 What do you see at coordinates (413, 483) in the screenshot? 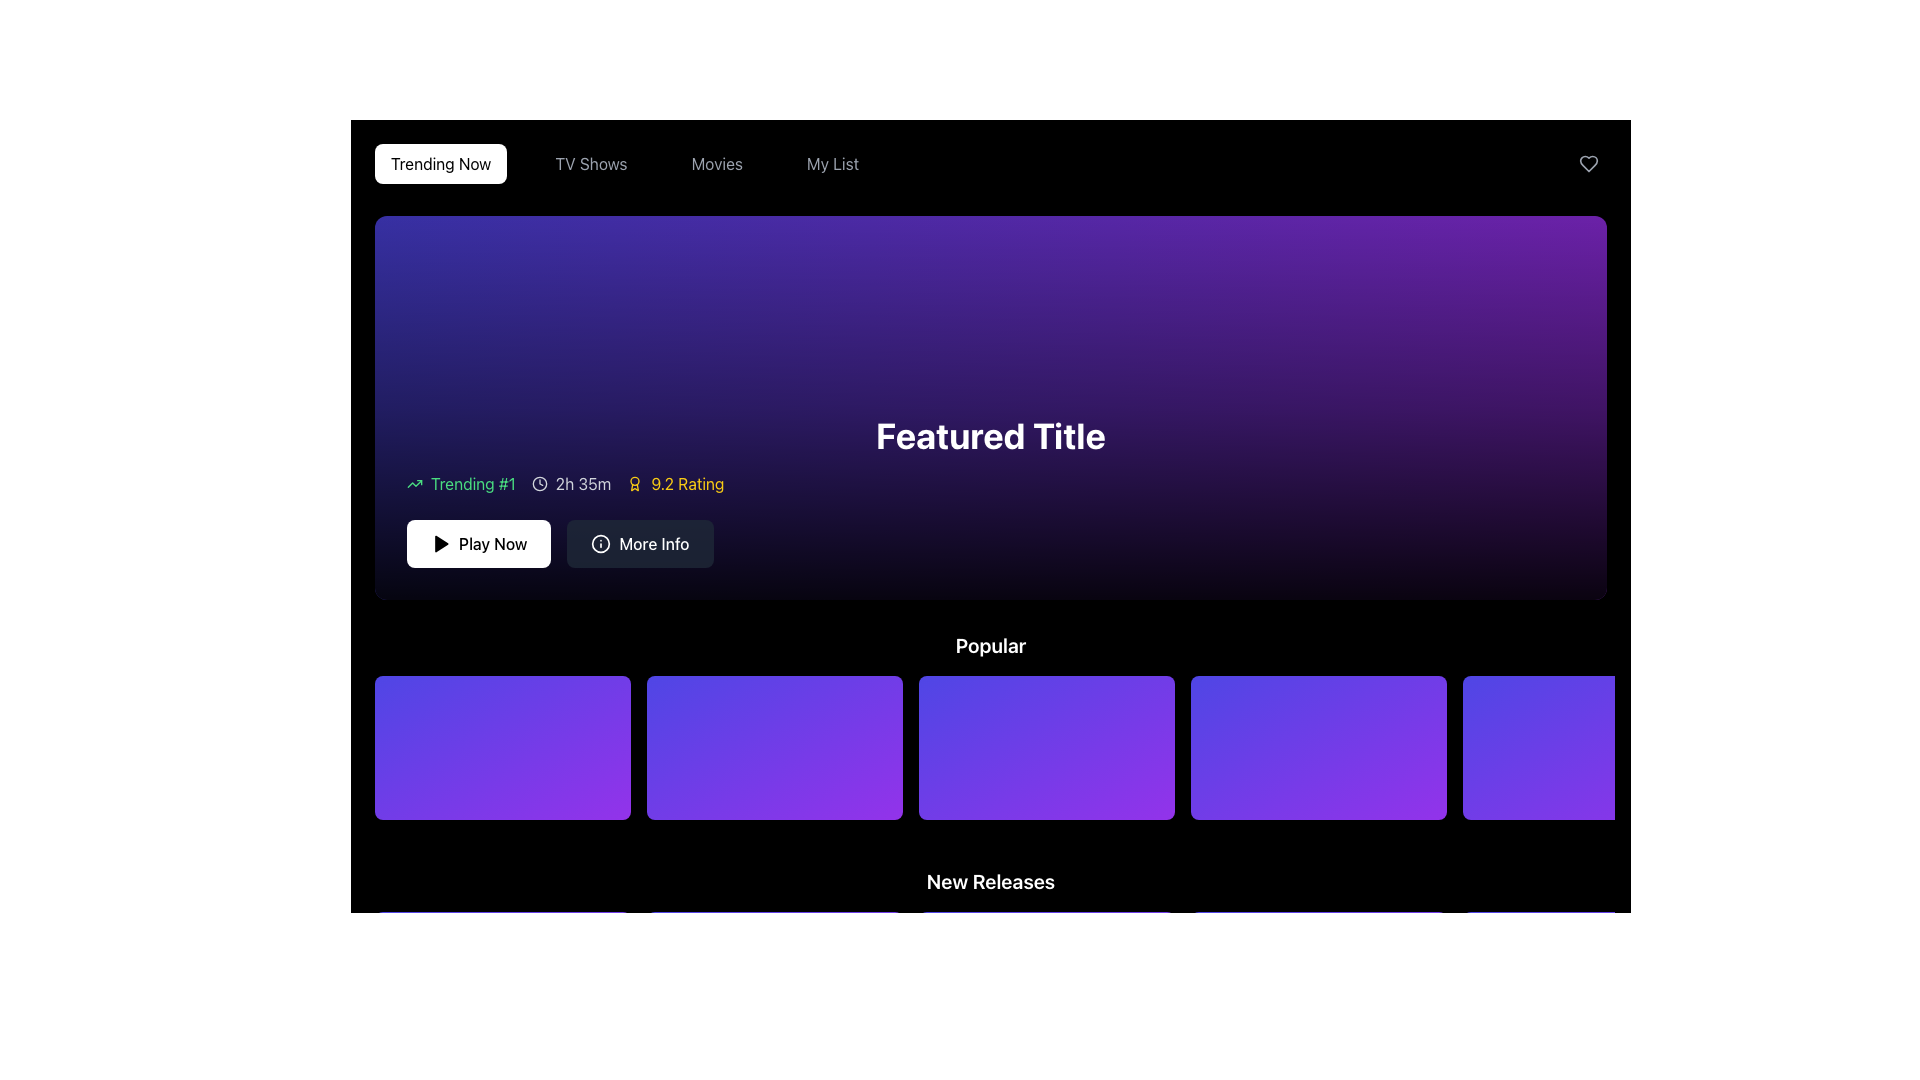
I see `the small upward-trending arrow icon, which has a green stroke color and is positioned next to the text 'Trending #1'` at bounding box center [413, 483].